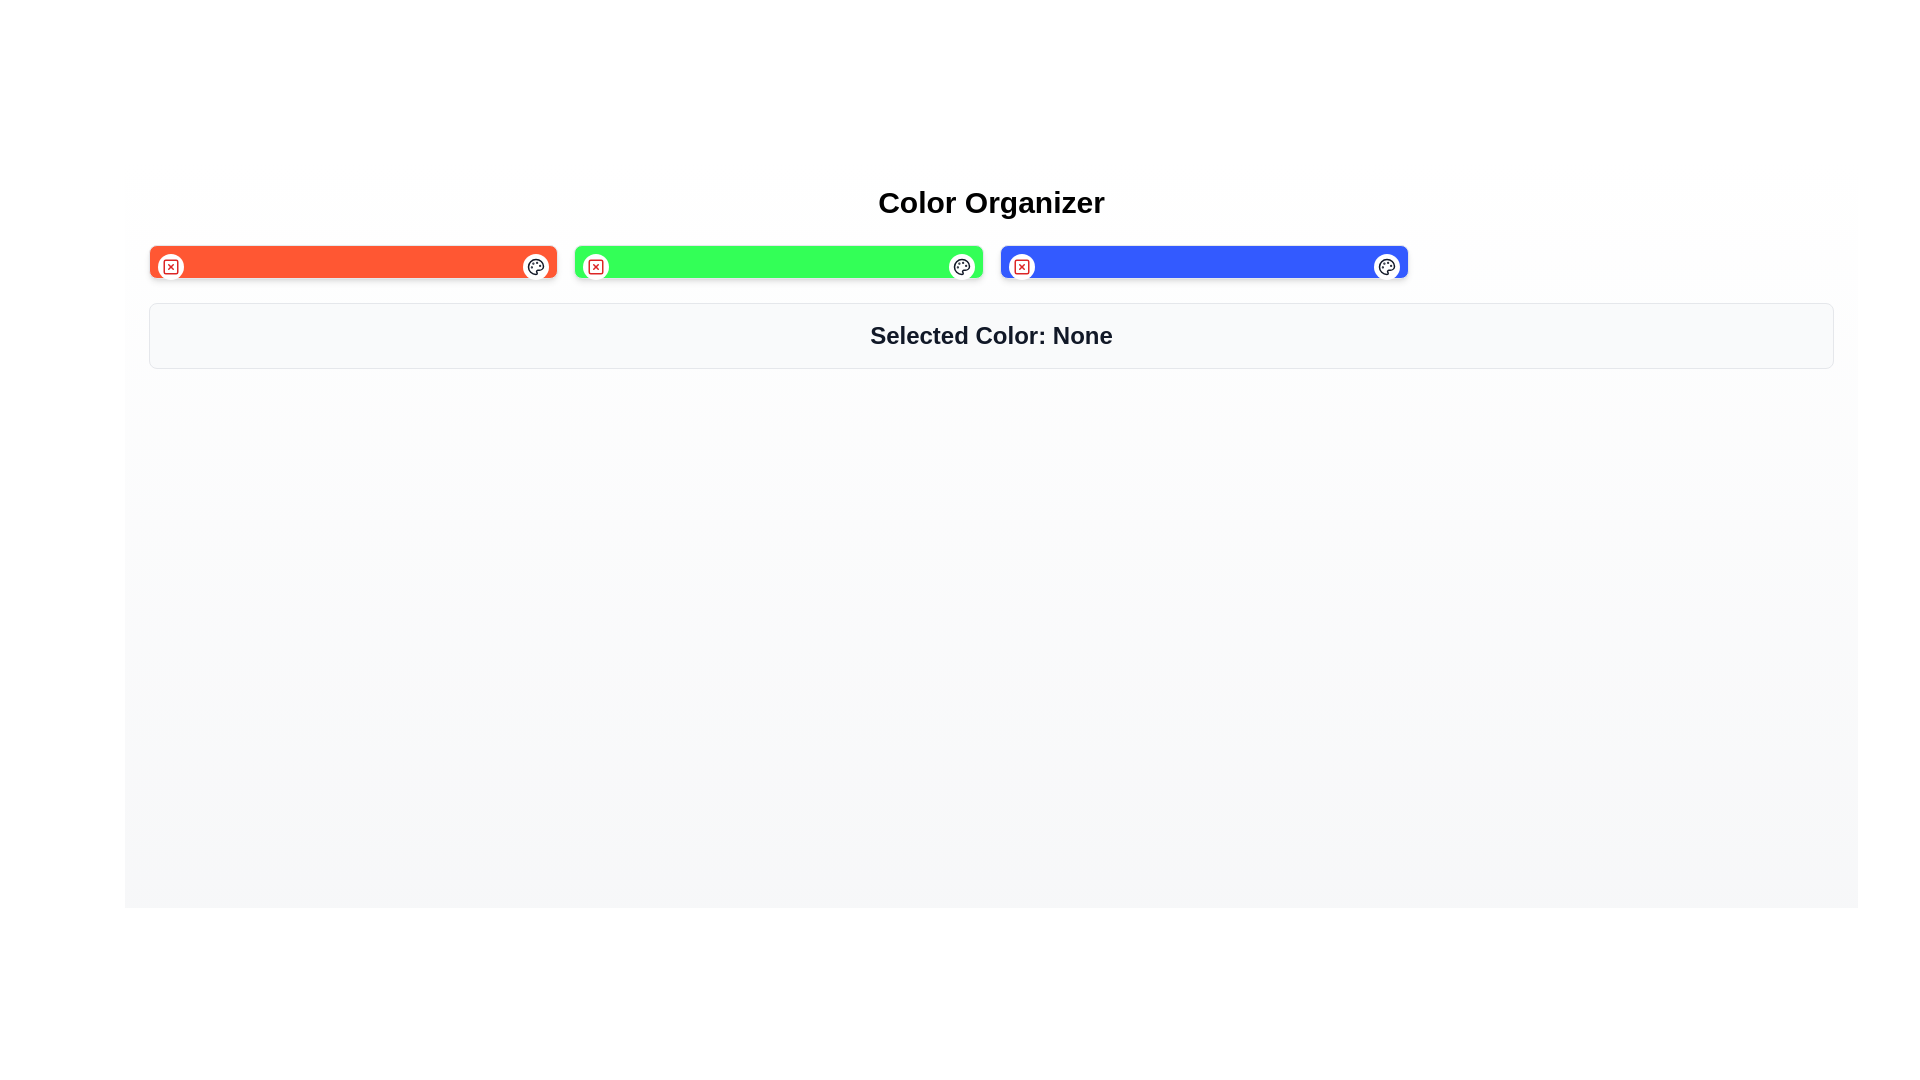 This screenshot has width=1920, height=1080. What do you see at coordinates (1385, 265) in the screenshot?
I see `the painter's palette icon, which is a gray SVG shape with various cutouts located in the blue color bar near its center` at bounding box center [1385, 265].